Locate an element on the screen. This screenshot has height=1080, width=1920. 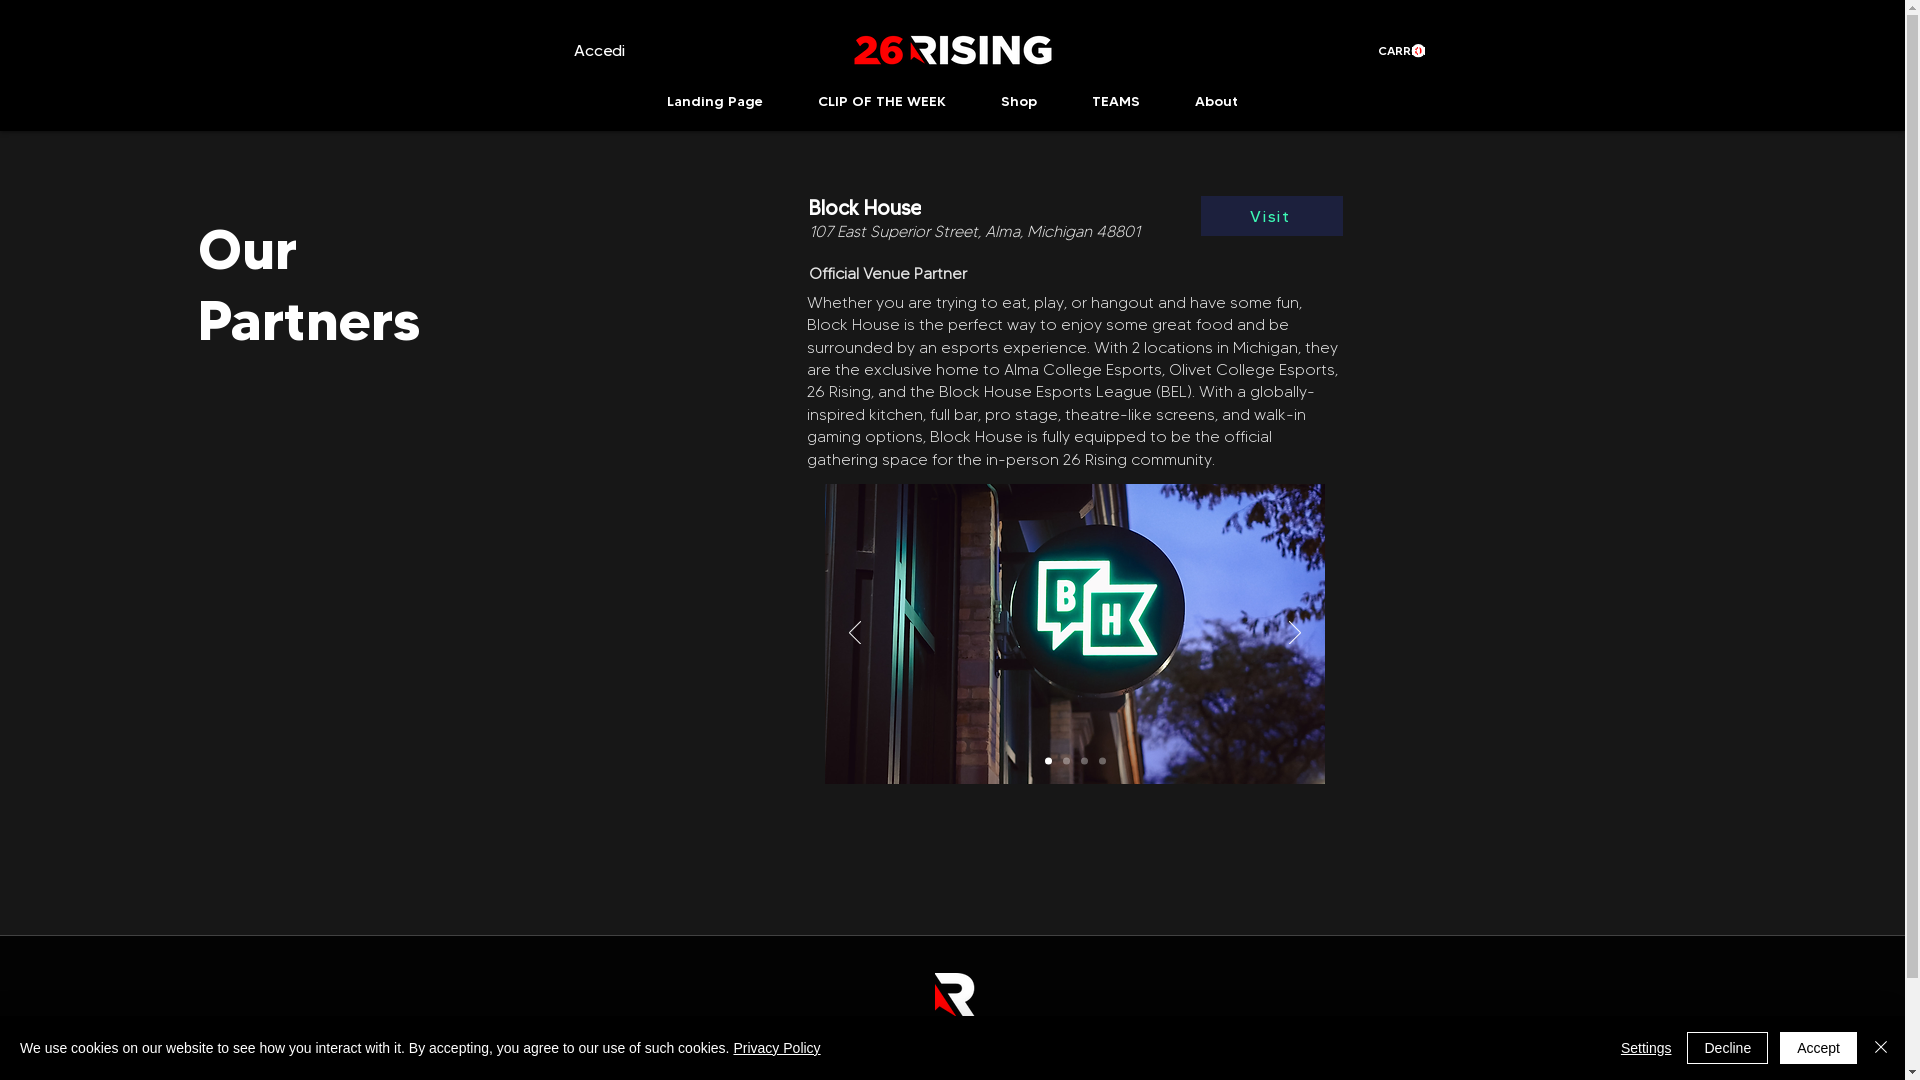
'Decline' is located at coordinates (1726, 1047).